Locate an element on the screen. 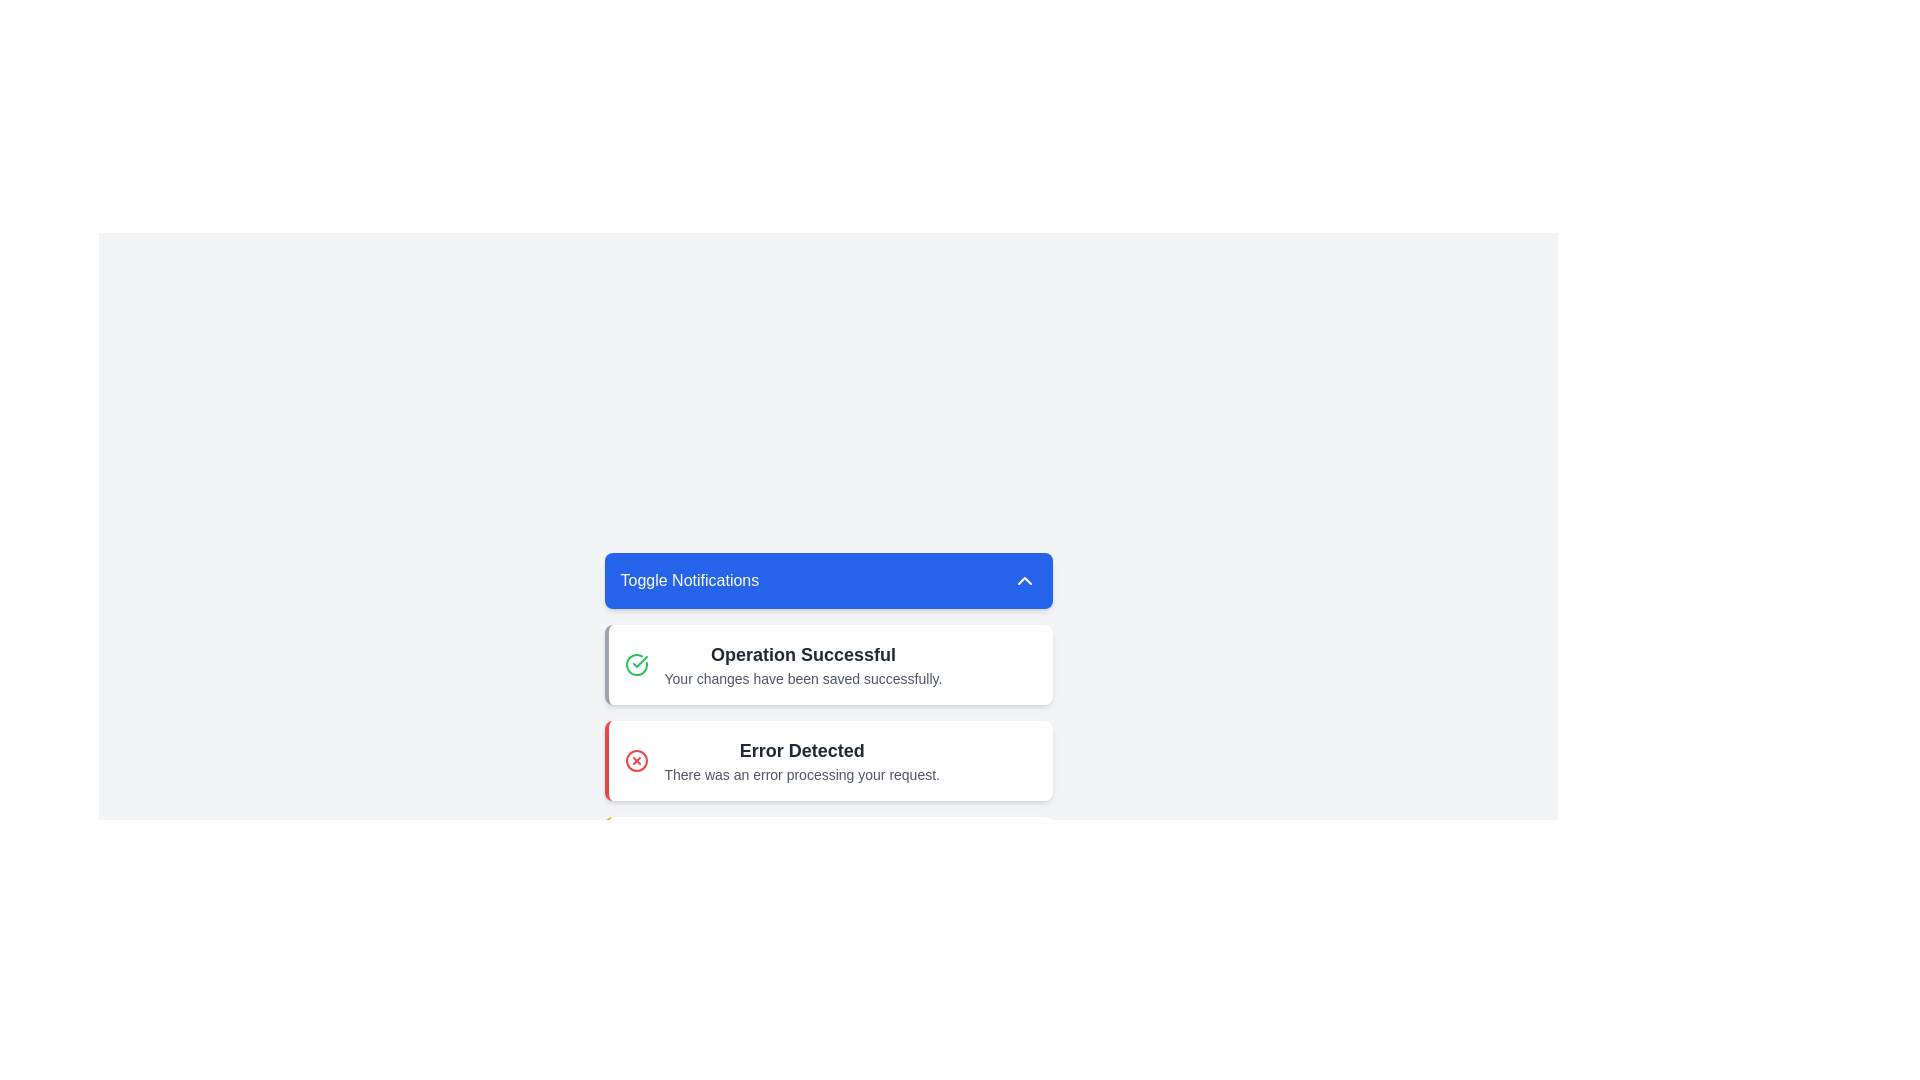  the circular icon with a green check mark, indicating successful action, located at the top-left corner of the notification card next to the text 'Operation Successful' is located at coordinates (635, 664).